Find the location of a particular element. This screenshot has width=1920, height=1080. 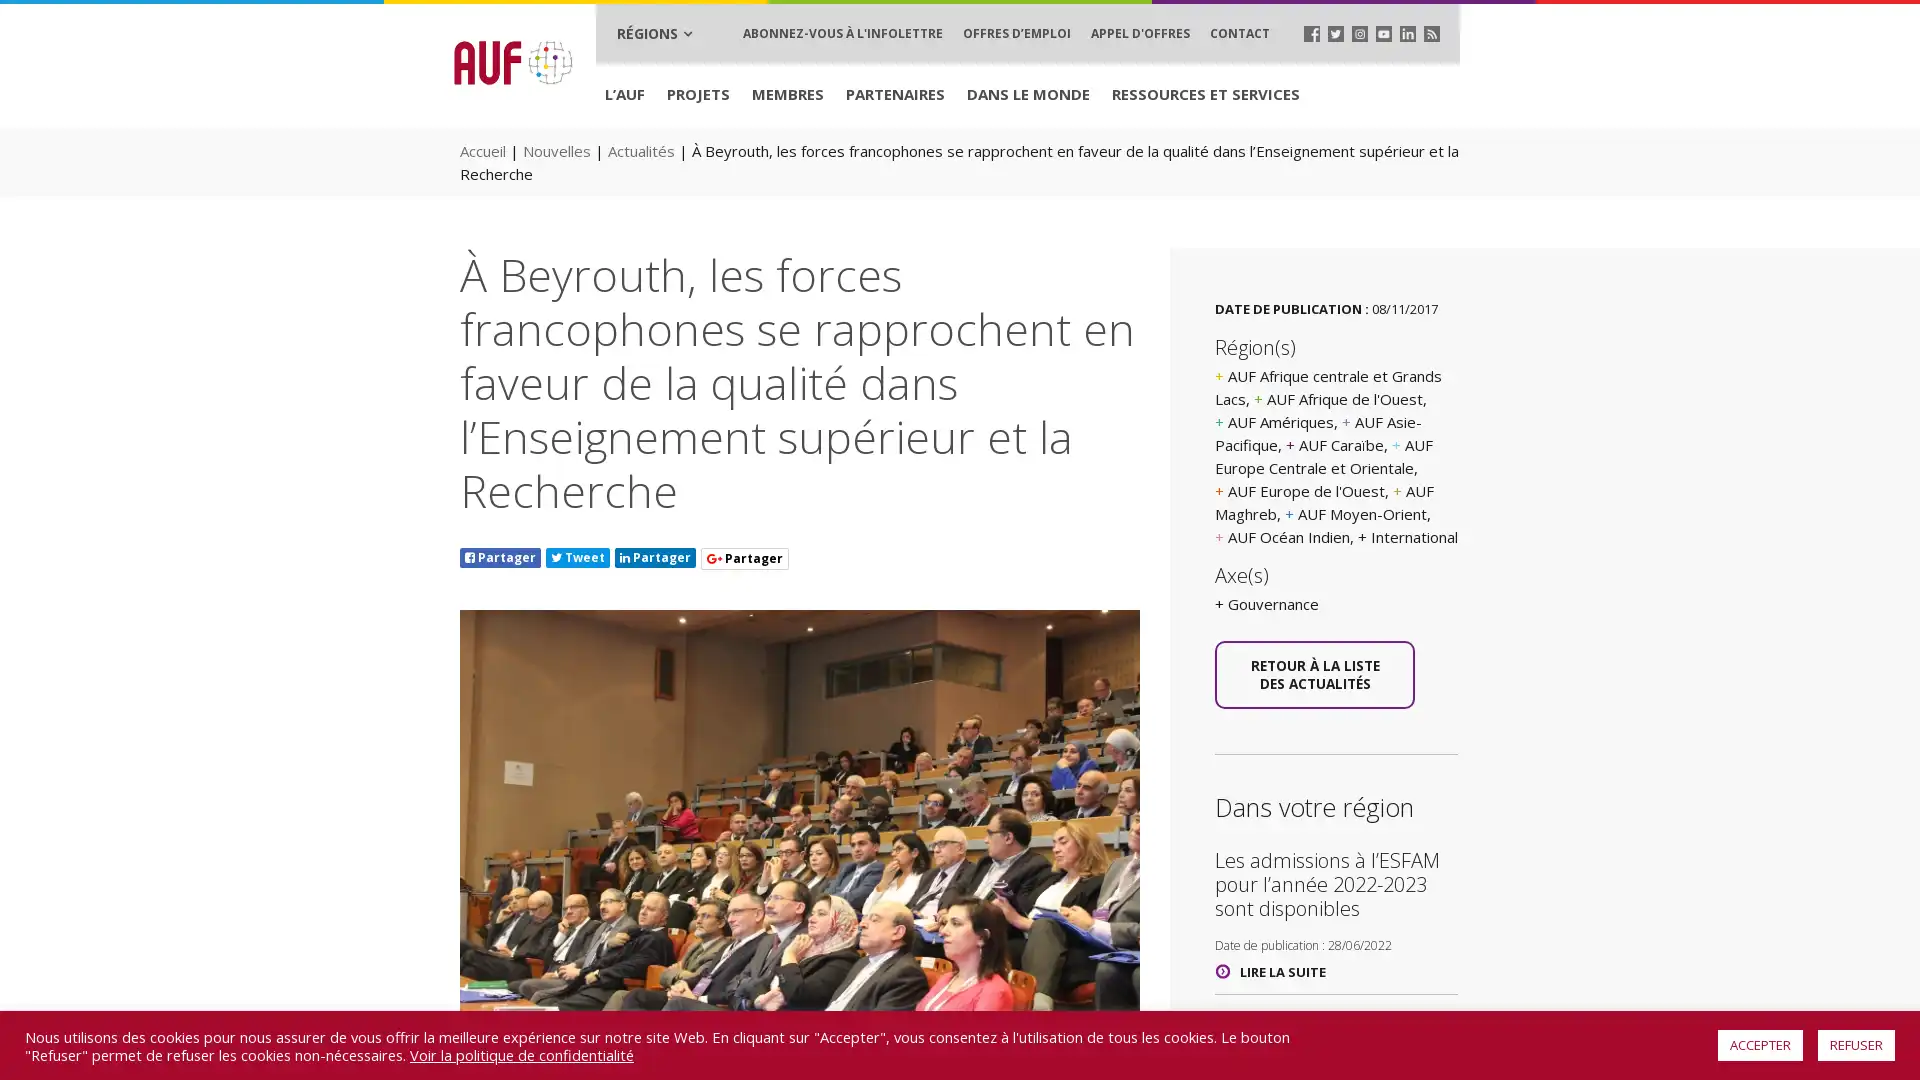

REFUSER is located at coordinates (1855, 1044).